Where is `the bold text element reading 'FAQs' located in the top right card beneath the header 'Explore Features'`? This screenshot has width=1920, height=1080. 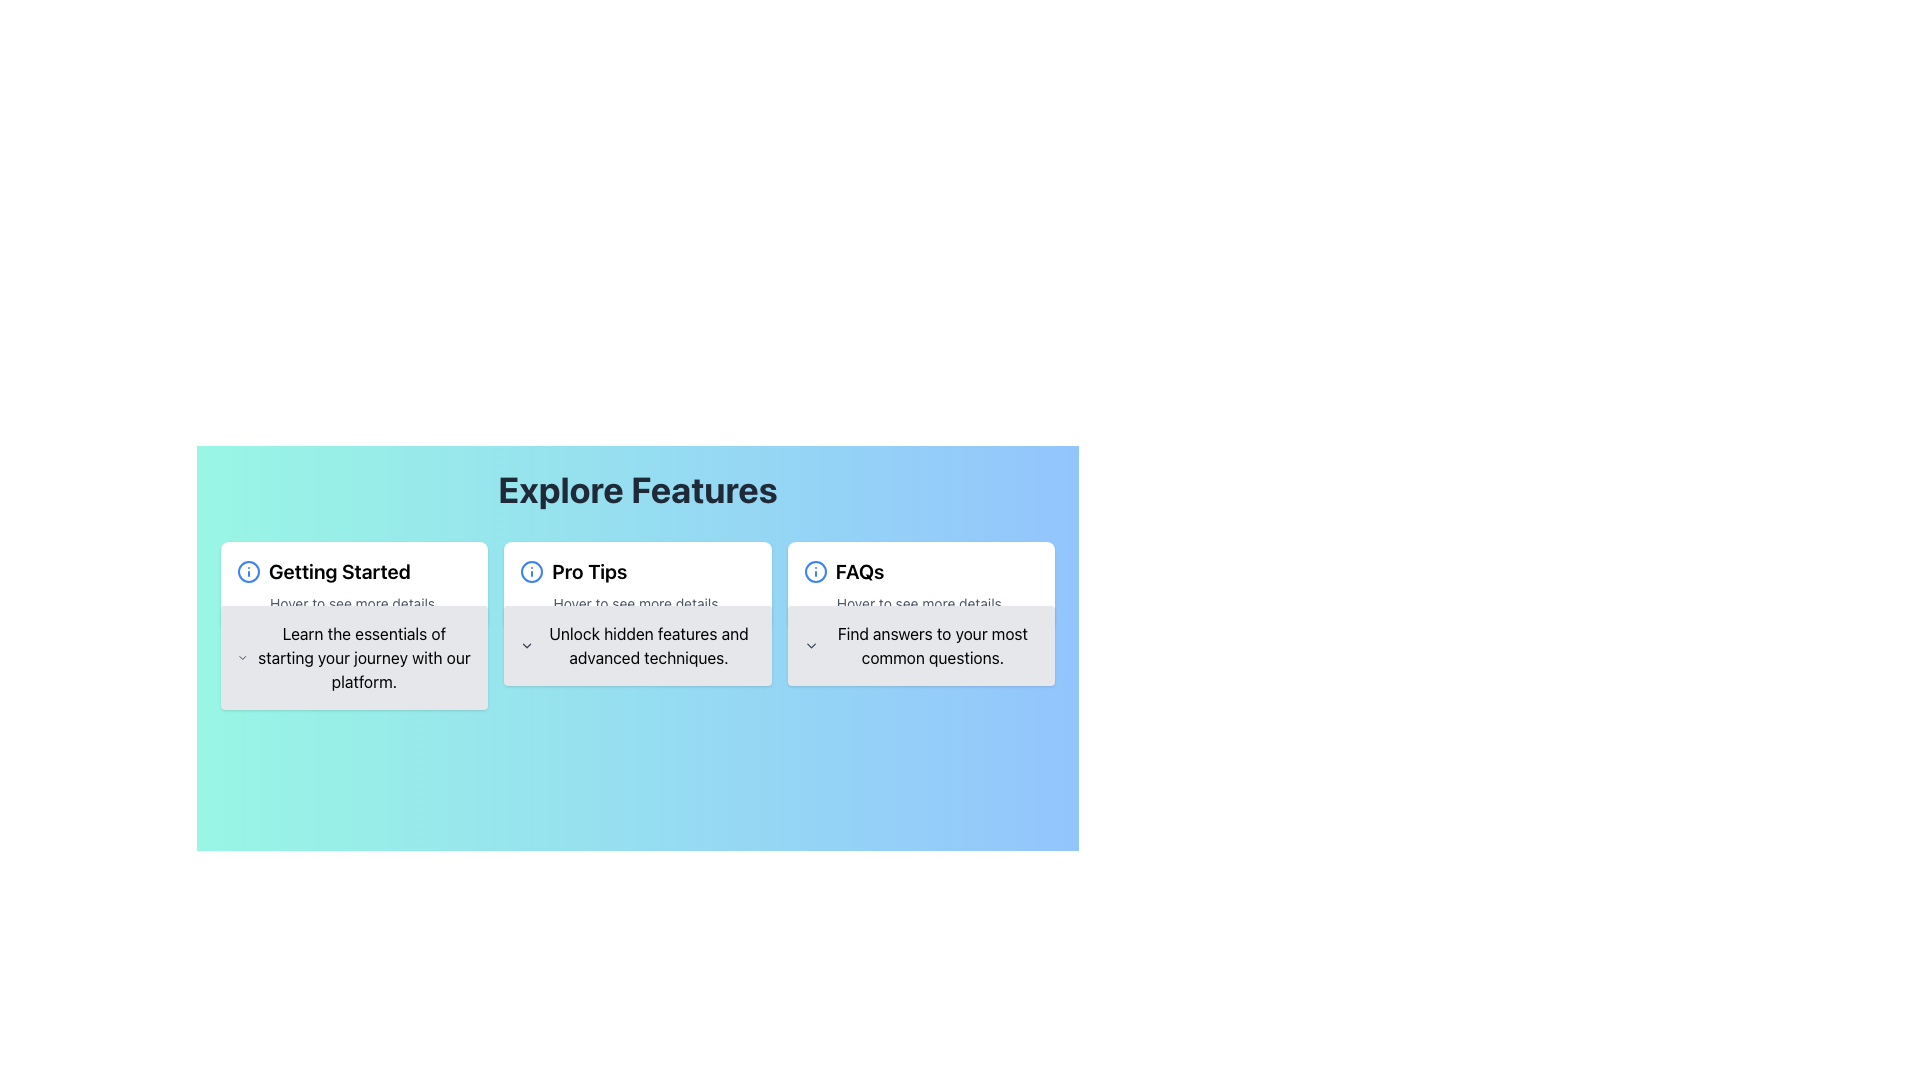 the bold text element reading 'FAQs' located in the top right card beneath the header 'Explore Features' is located at coordinates (859, 571).